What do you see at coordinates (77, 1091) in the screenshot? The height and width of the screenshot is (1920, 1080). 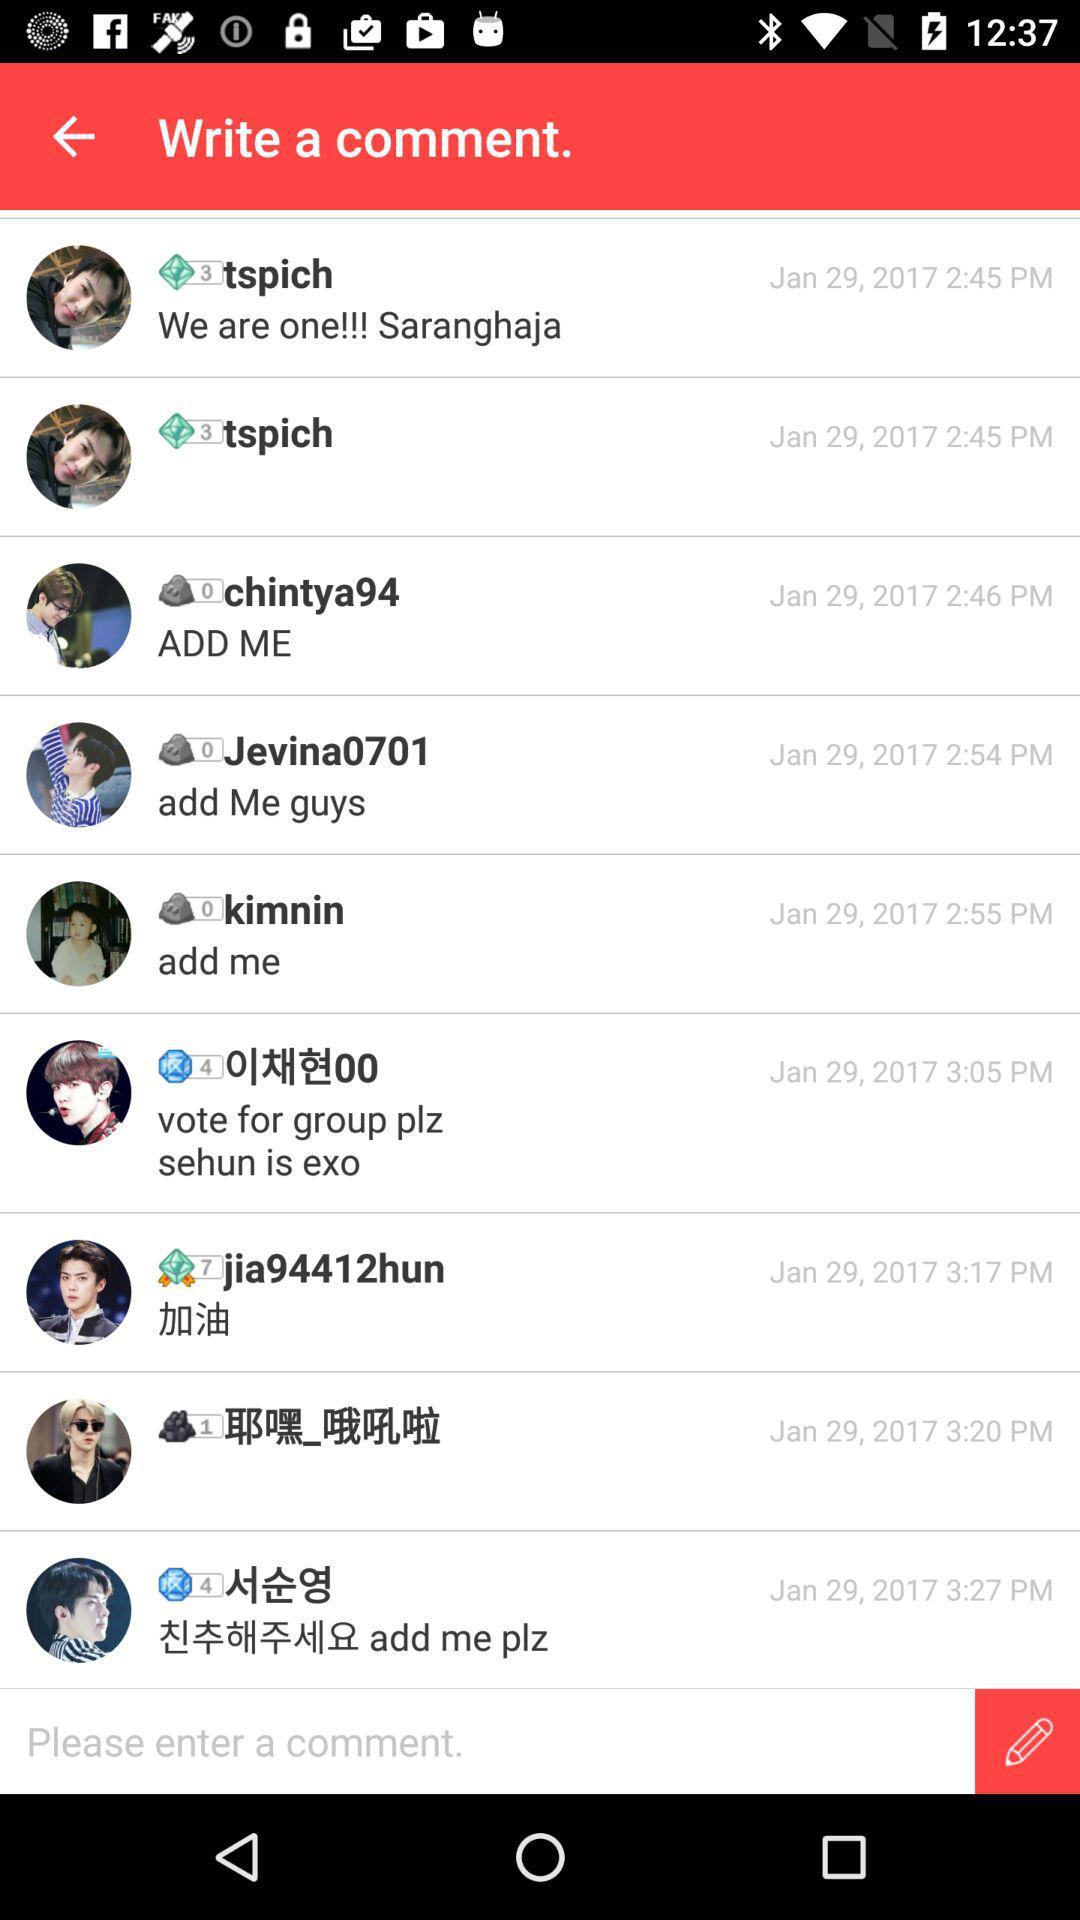 I see `profile image of someone` at bounding box center [77, 1091].